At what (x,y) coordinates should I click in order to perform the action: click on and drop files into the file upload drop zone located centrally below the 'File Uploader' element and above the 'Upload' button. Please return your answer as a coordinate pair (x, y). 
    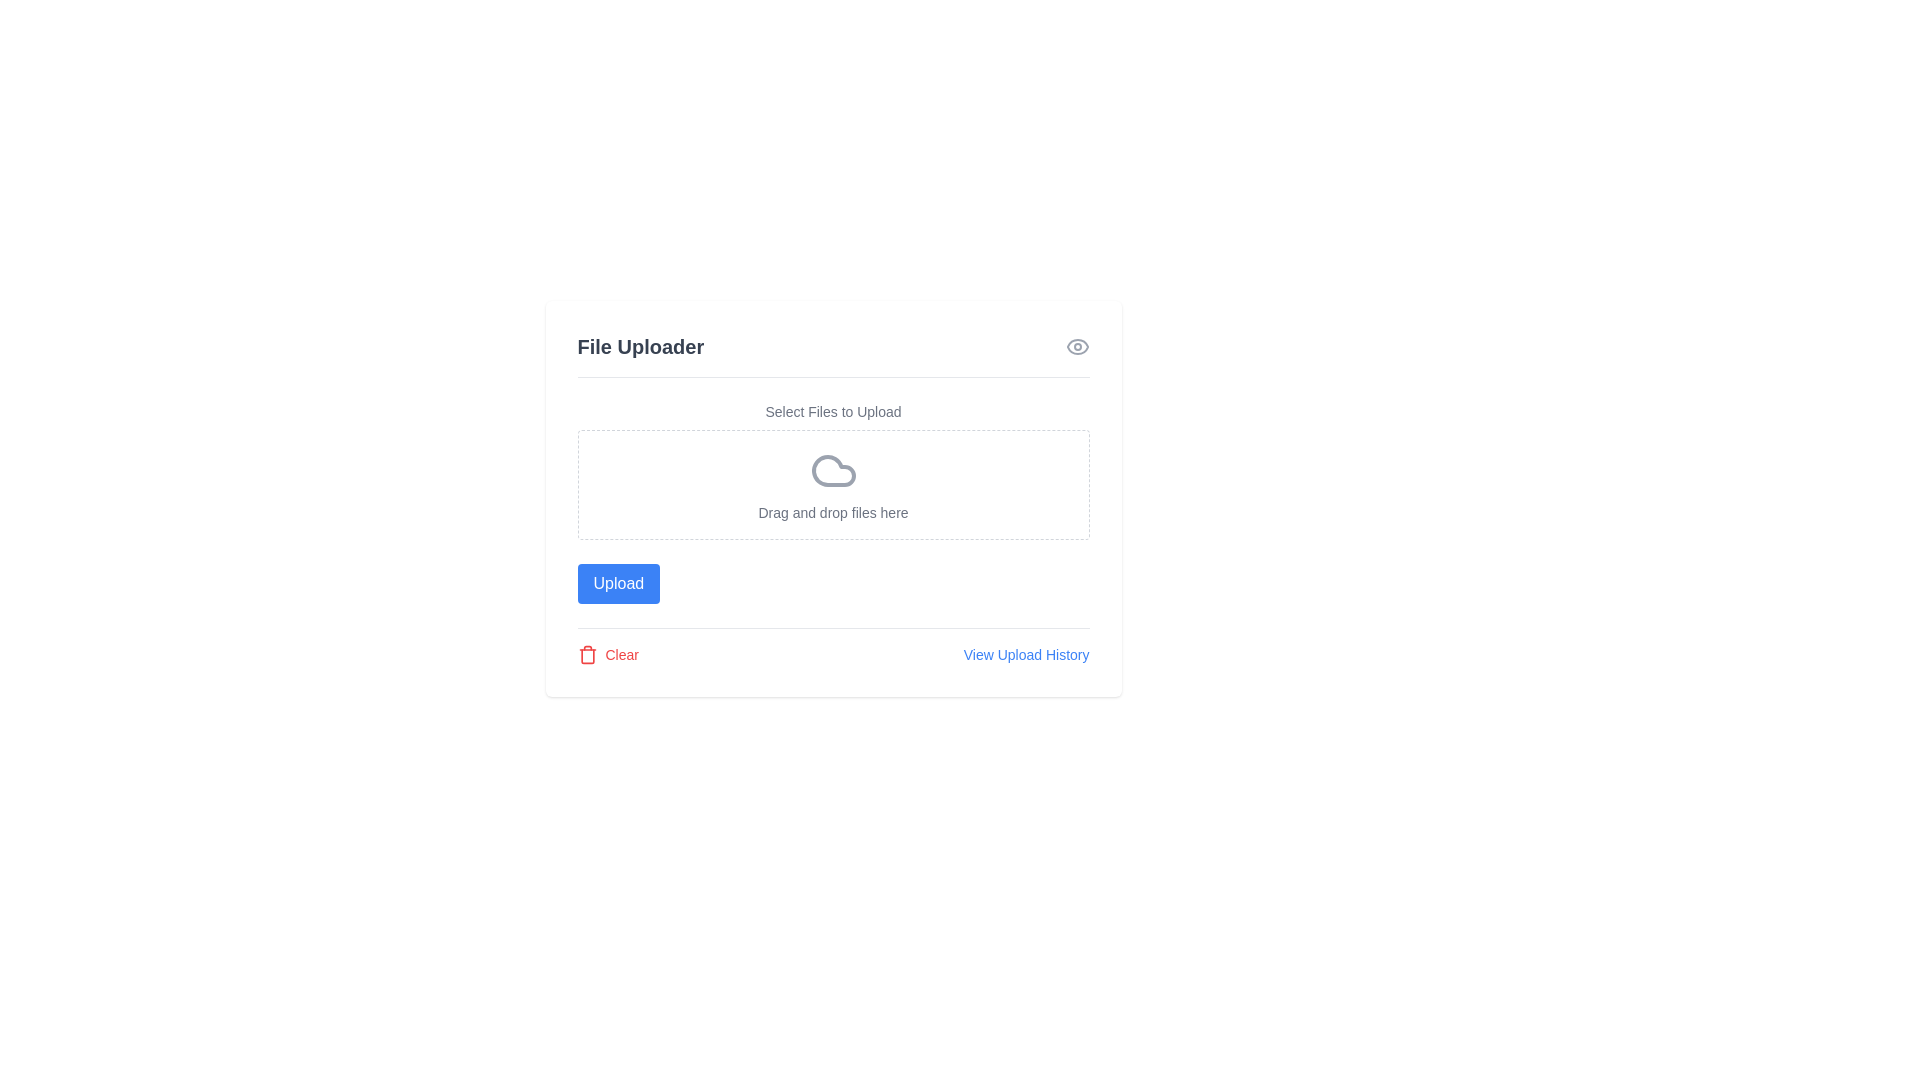
    Looking at the image, I should click on (833, 470).